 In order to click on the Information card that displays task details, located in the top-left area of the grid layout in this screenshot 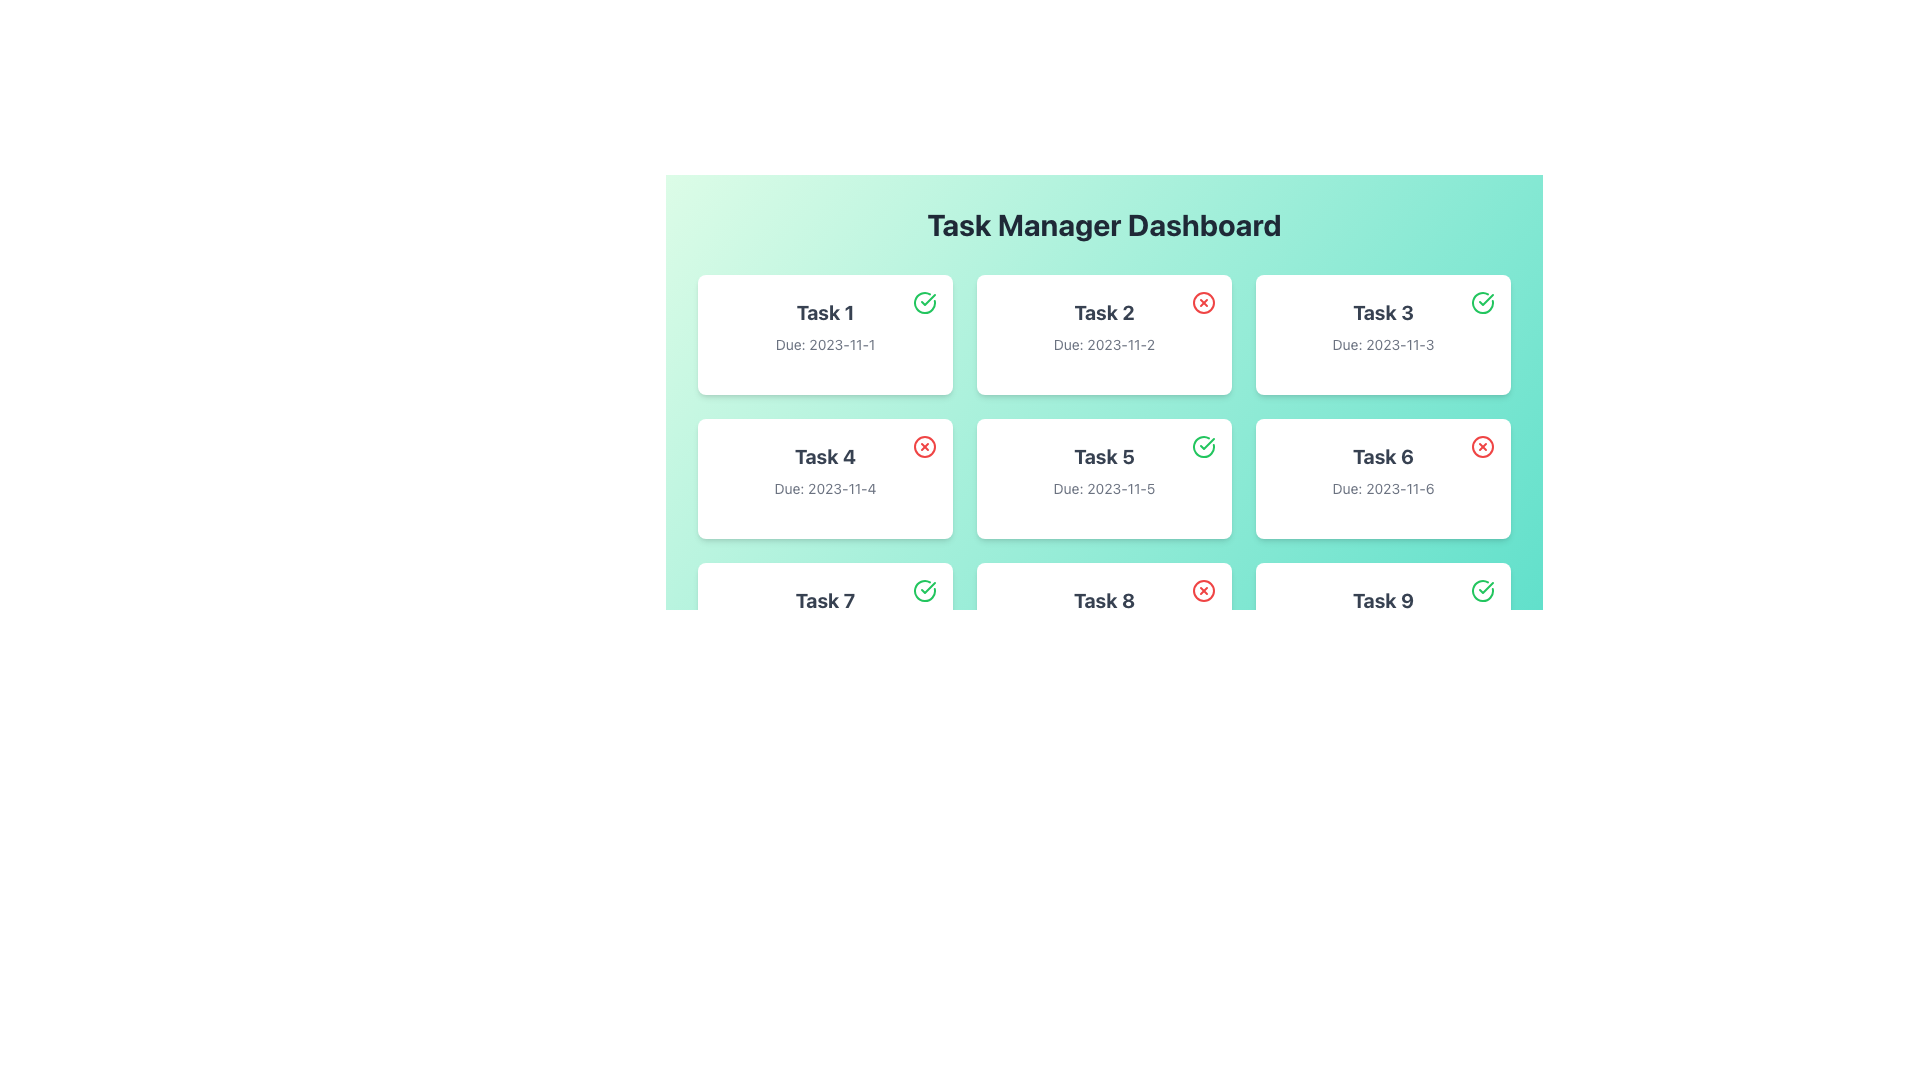, I will do `click(825, 334)`.